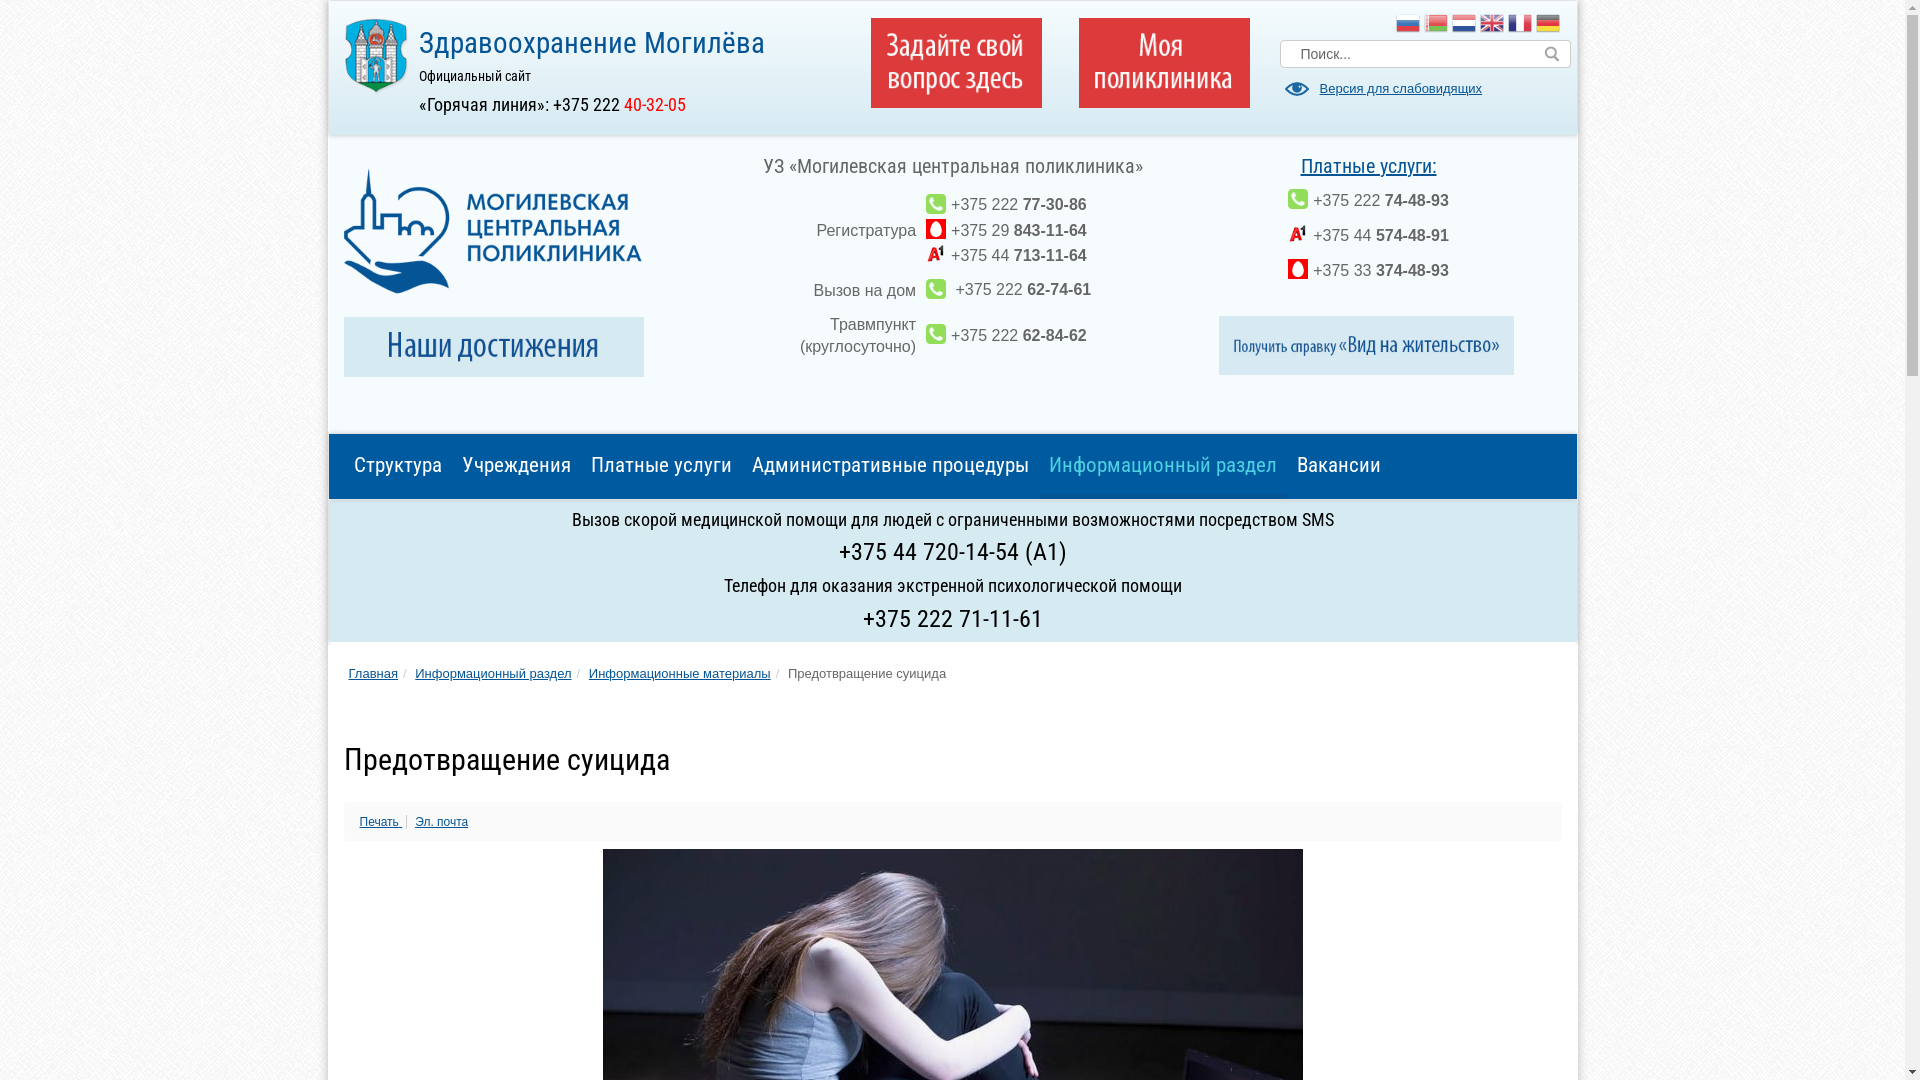 The width and height of the screenshot is (1920, 1080). I want to click on 'Russian', so click(1406, 23).